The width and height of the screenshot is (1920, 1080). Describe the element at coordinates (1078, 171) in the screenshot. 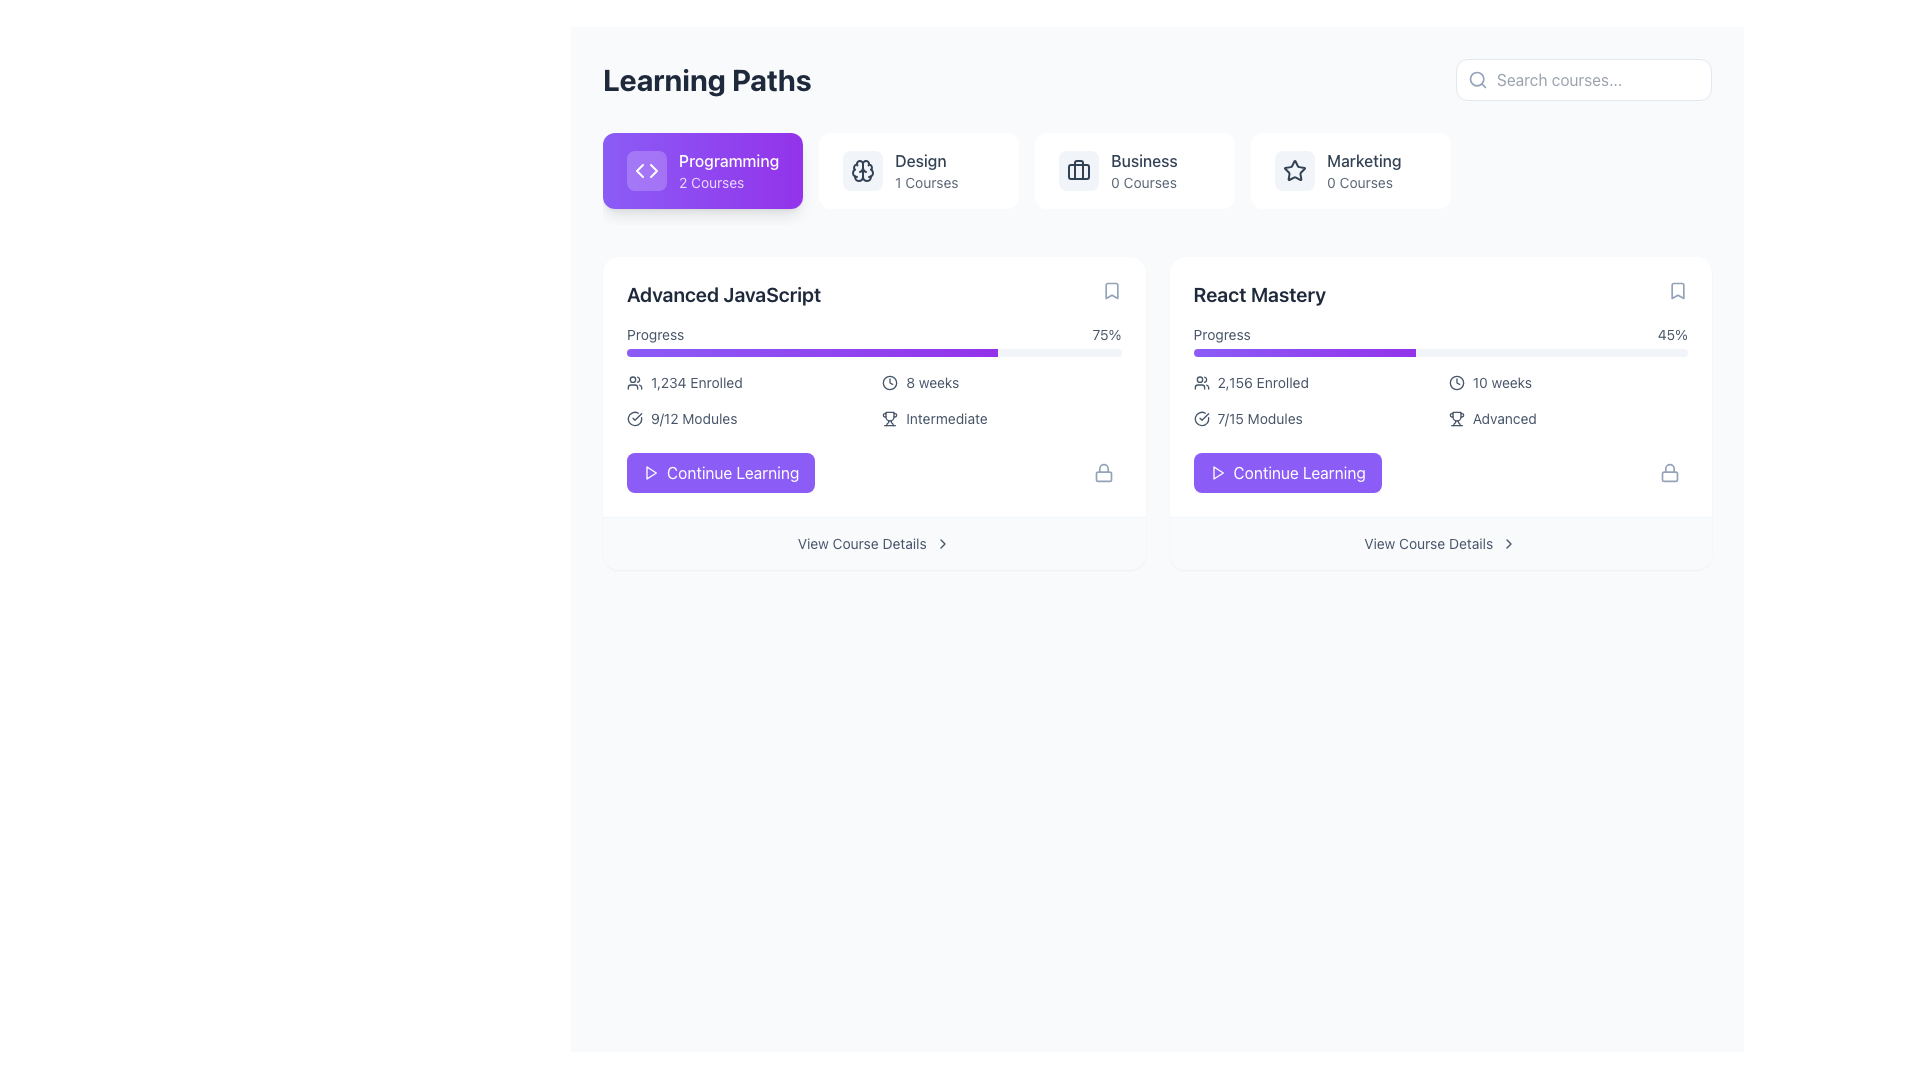

I see `the main body of the briefcase icon, which is a rectangular component with slightly rounded corners, located in the navigation area associated with the 'Business' category` at that location.